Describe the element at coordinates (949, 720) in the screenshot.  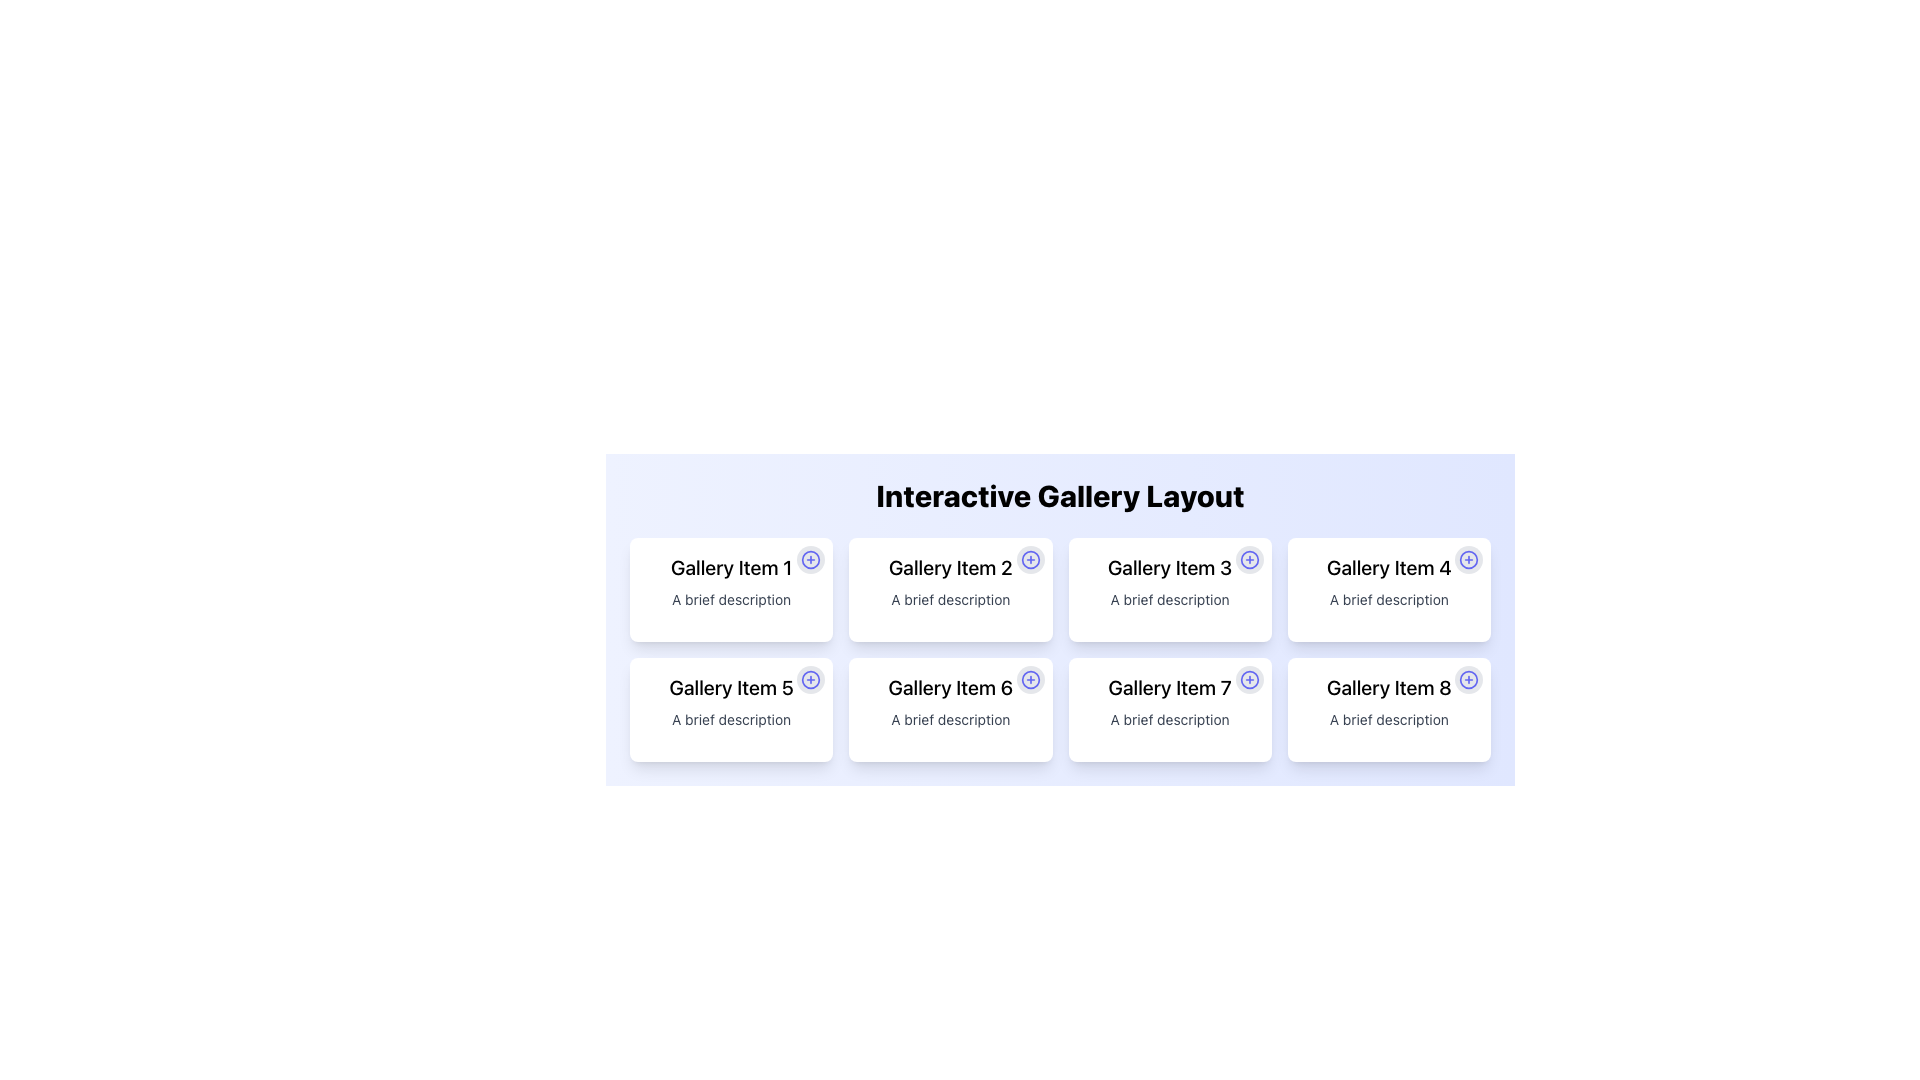
I see `the descriptive text element for 'Gallery Item 6', located below the label within its card in the grid layout` at that location.